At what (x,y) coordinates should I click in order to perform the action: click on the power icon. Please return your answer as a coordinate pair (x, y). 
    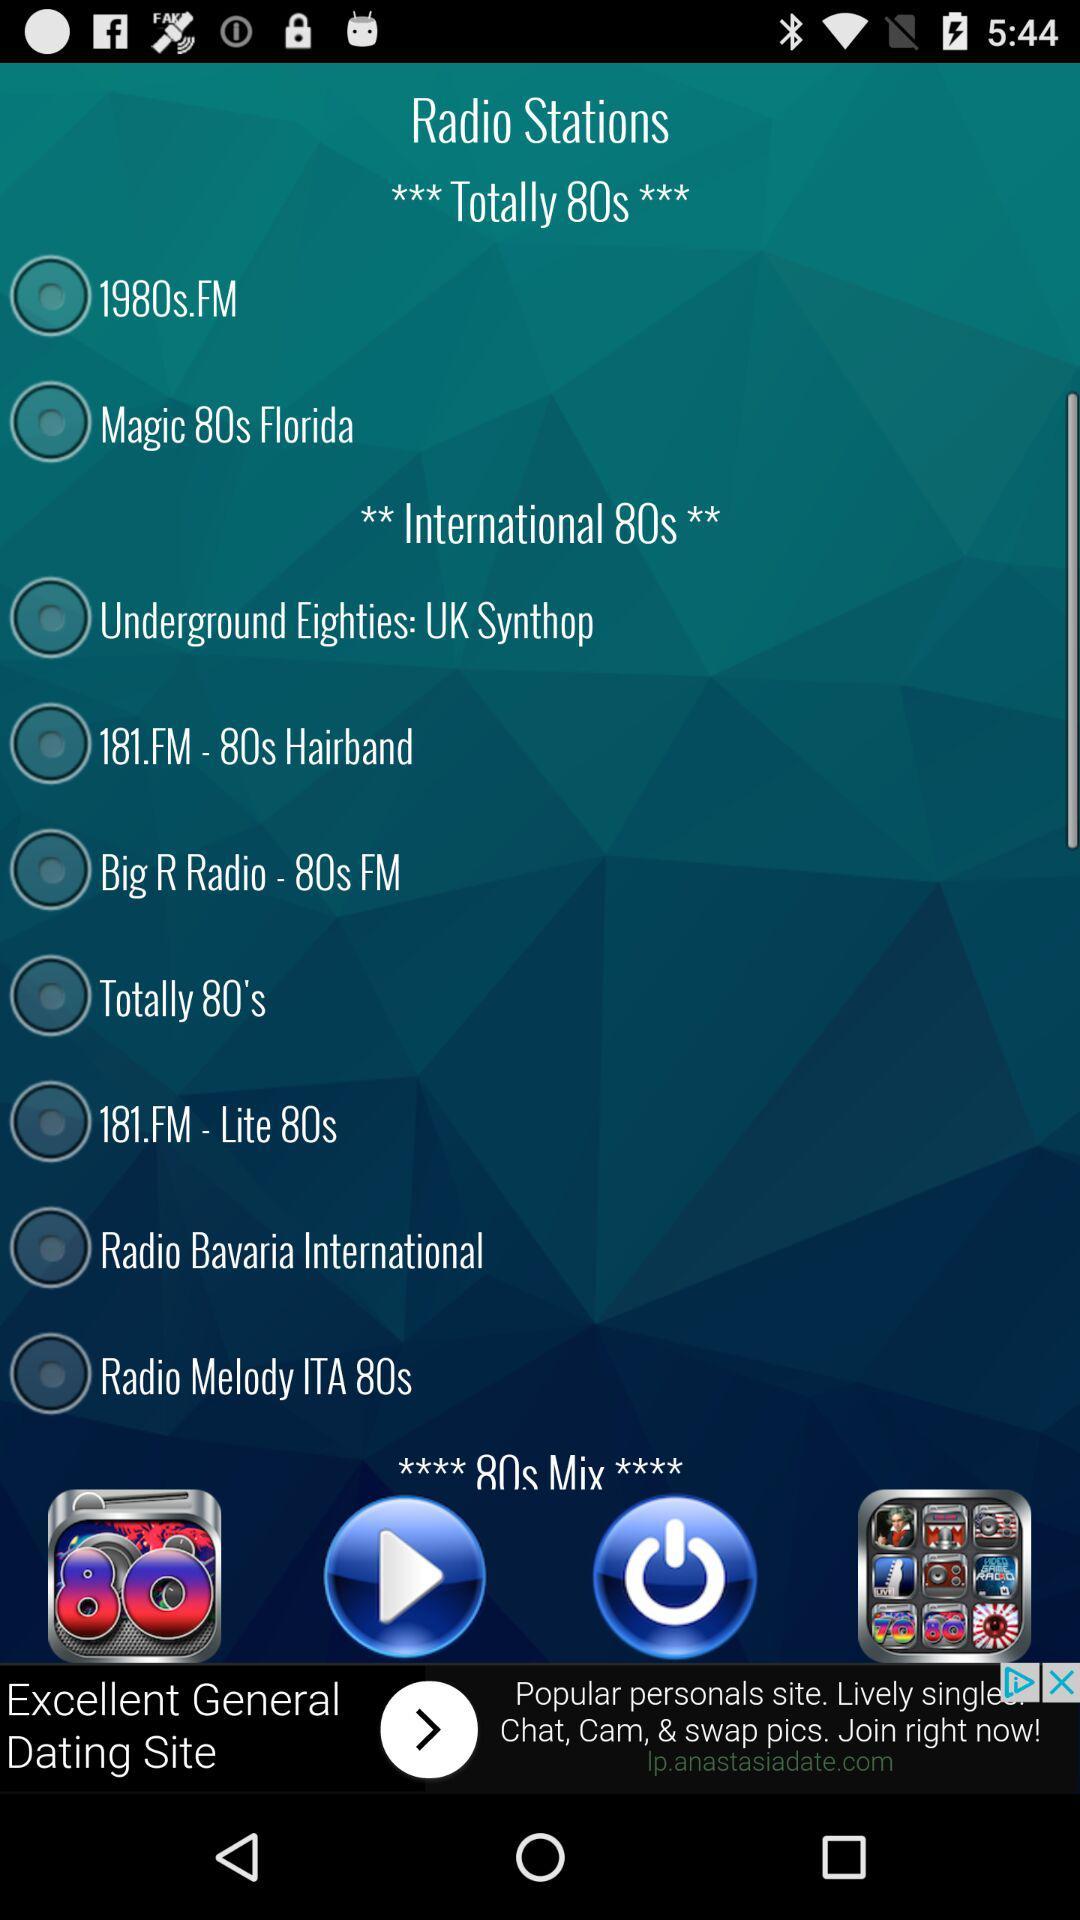
    Looking at the image, I should click on (675, 1685).